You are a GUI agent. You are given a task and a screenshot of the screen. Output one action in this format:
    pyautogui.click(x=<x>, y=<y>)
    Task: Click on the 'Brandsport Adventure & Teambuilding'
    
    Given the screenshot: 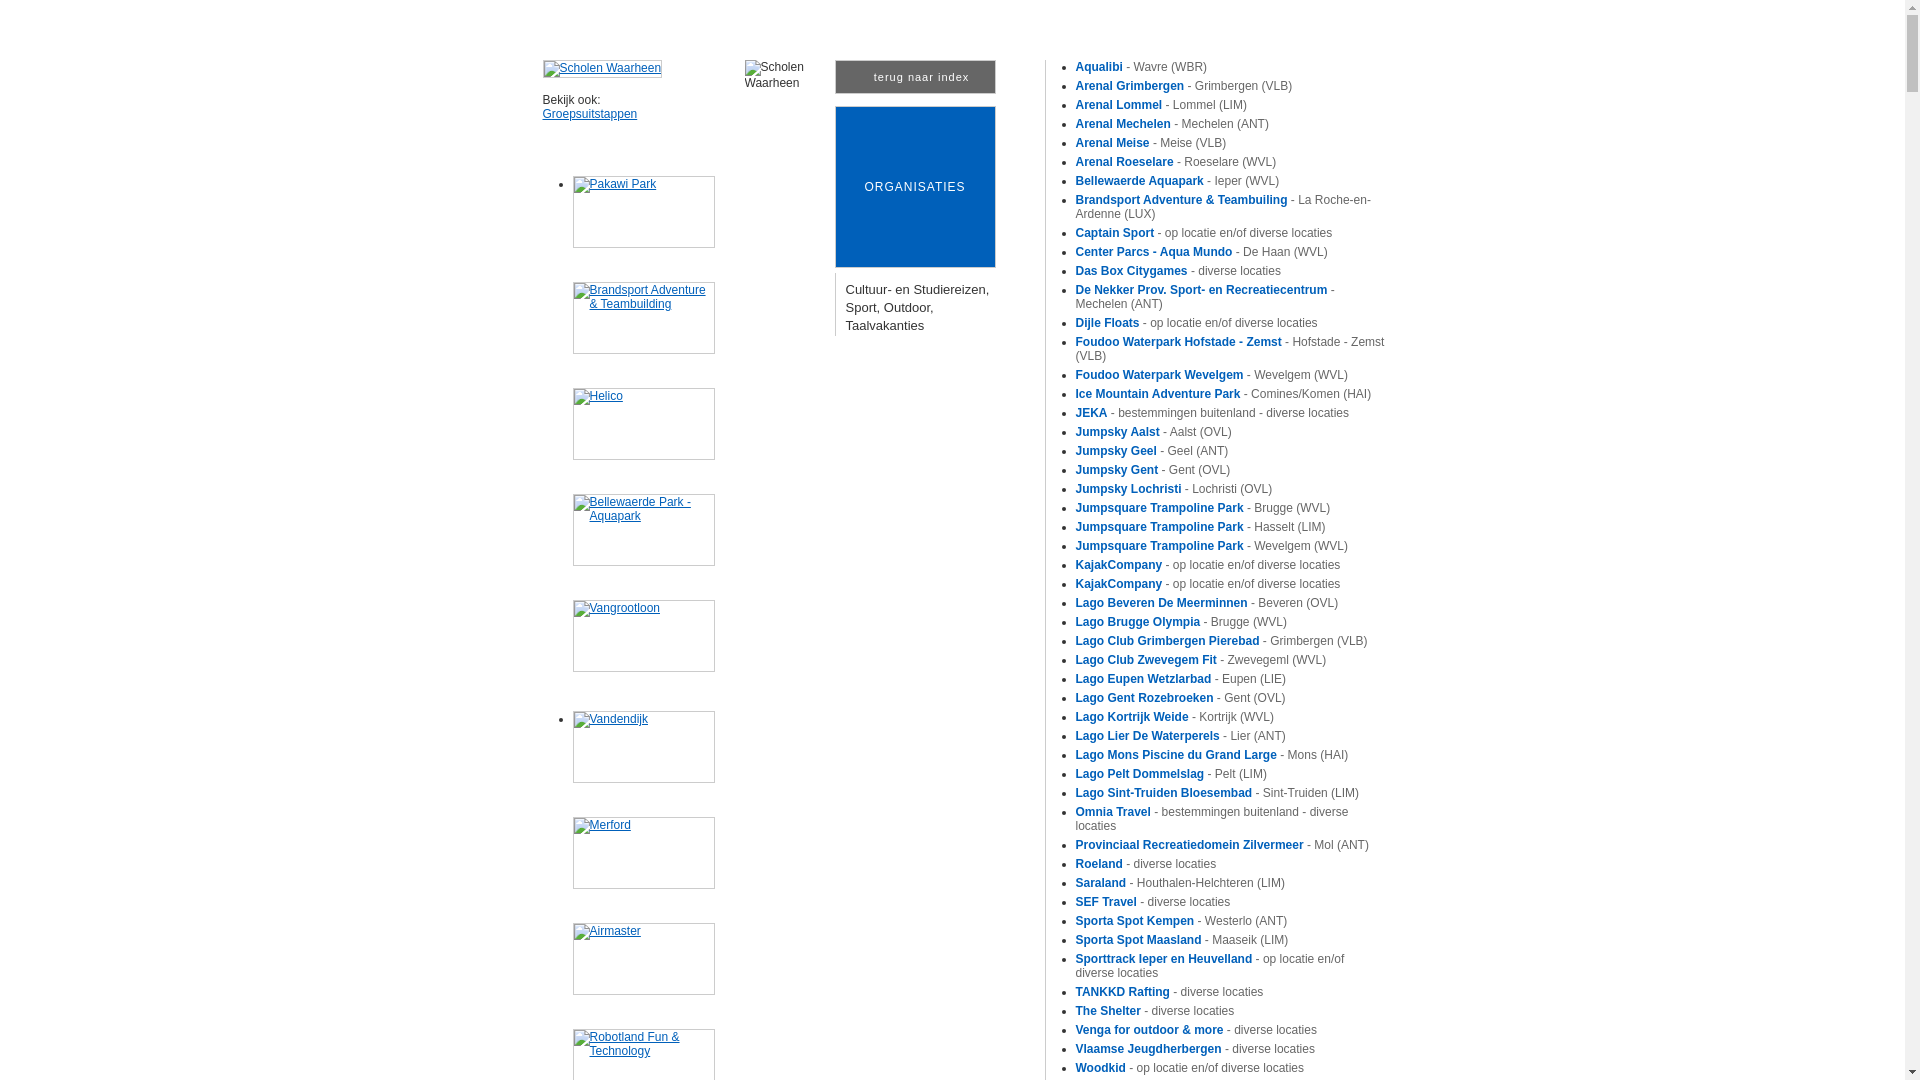 What is the action you would take?
    pyautogui.click(x=643, y=316)
    